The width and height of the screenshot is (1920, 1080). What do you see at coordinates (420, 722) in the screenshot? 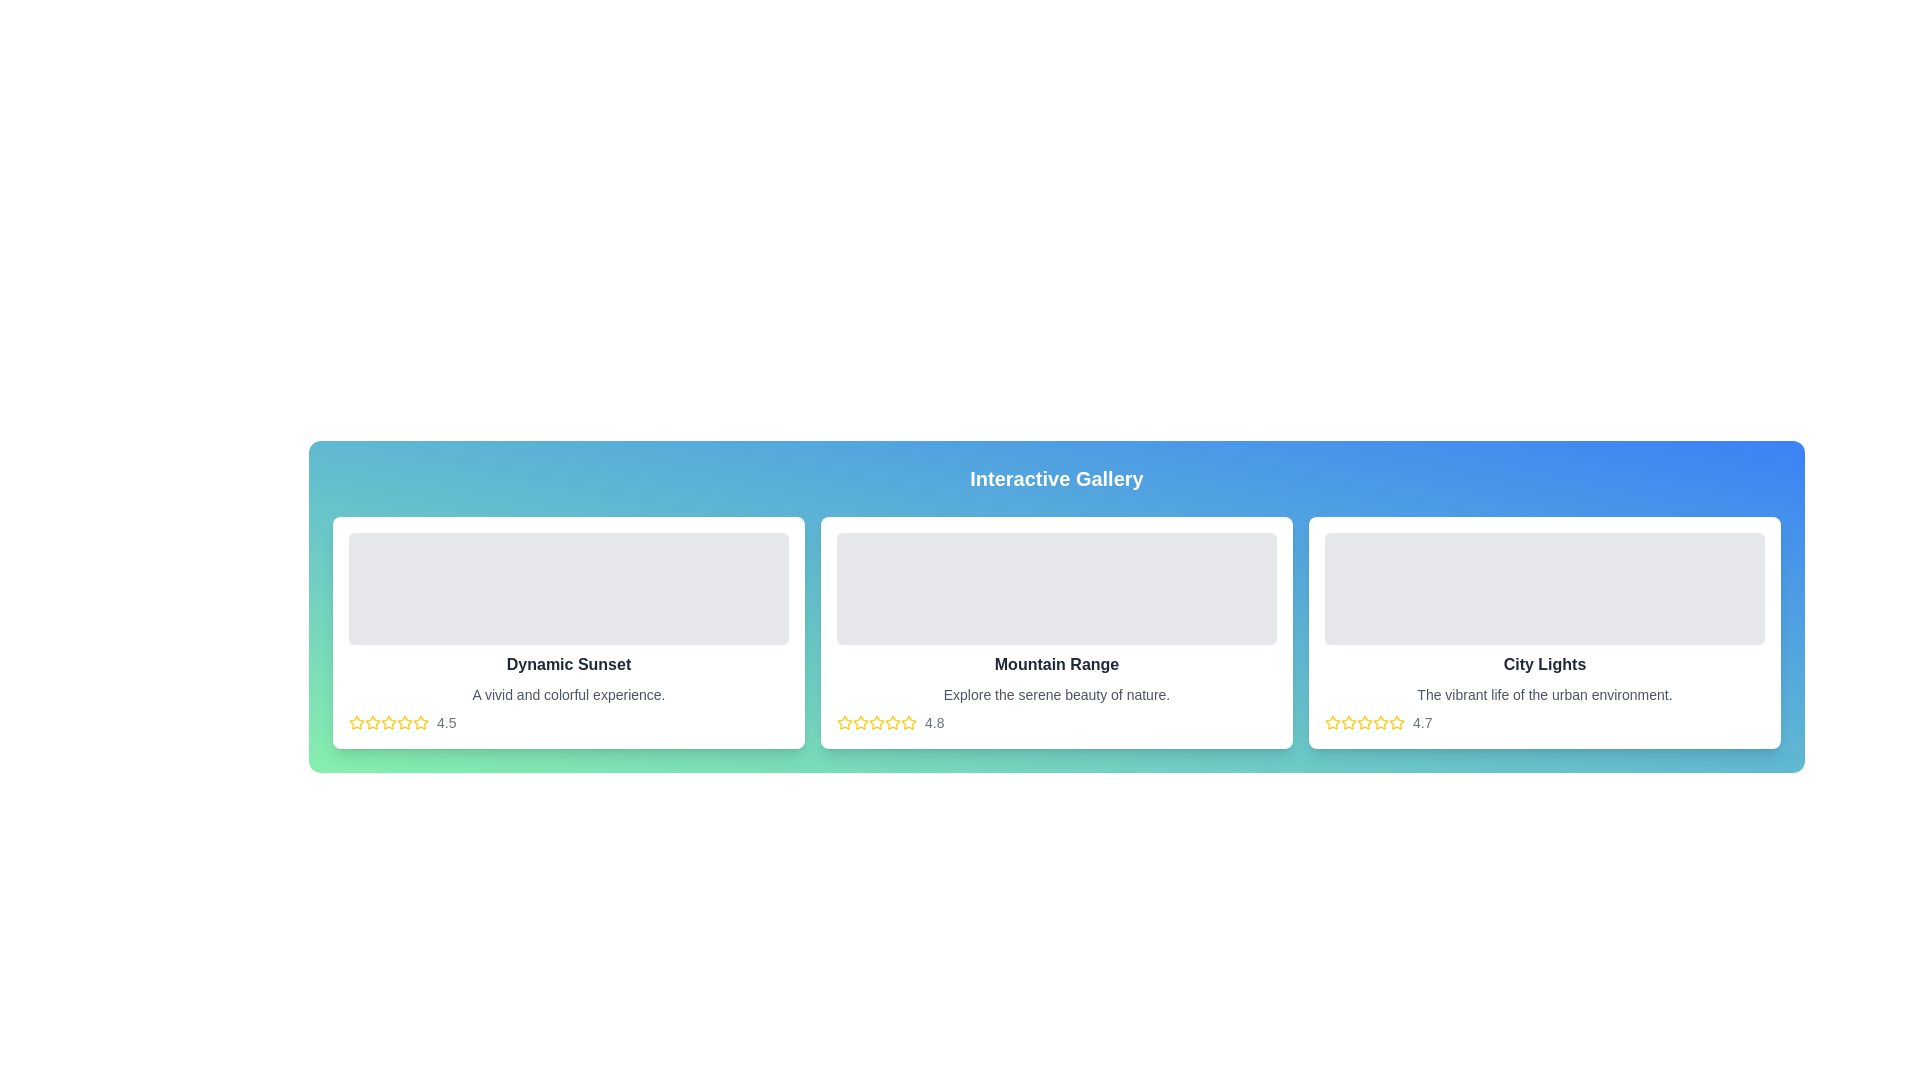
I see `the fifth yellow star icon in the rating system below the title 'Dynamic Sunset'` at bounding box center [420, 722].